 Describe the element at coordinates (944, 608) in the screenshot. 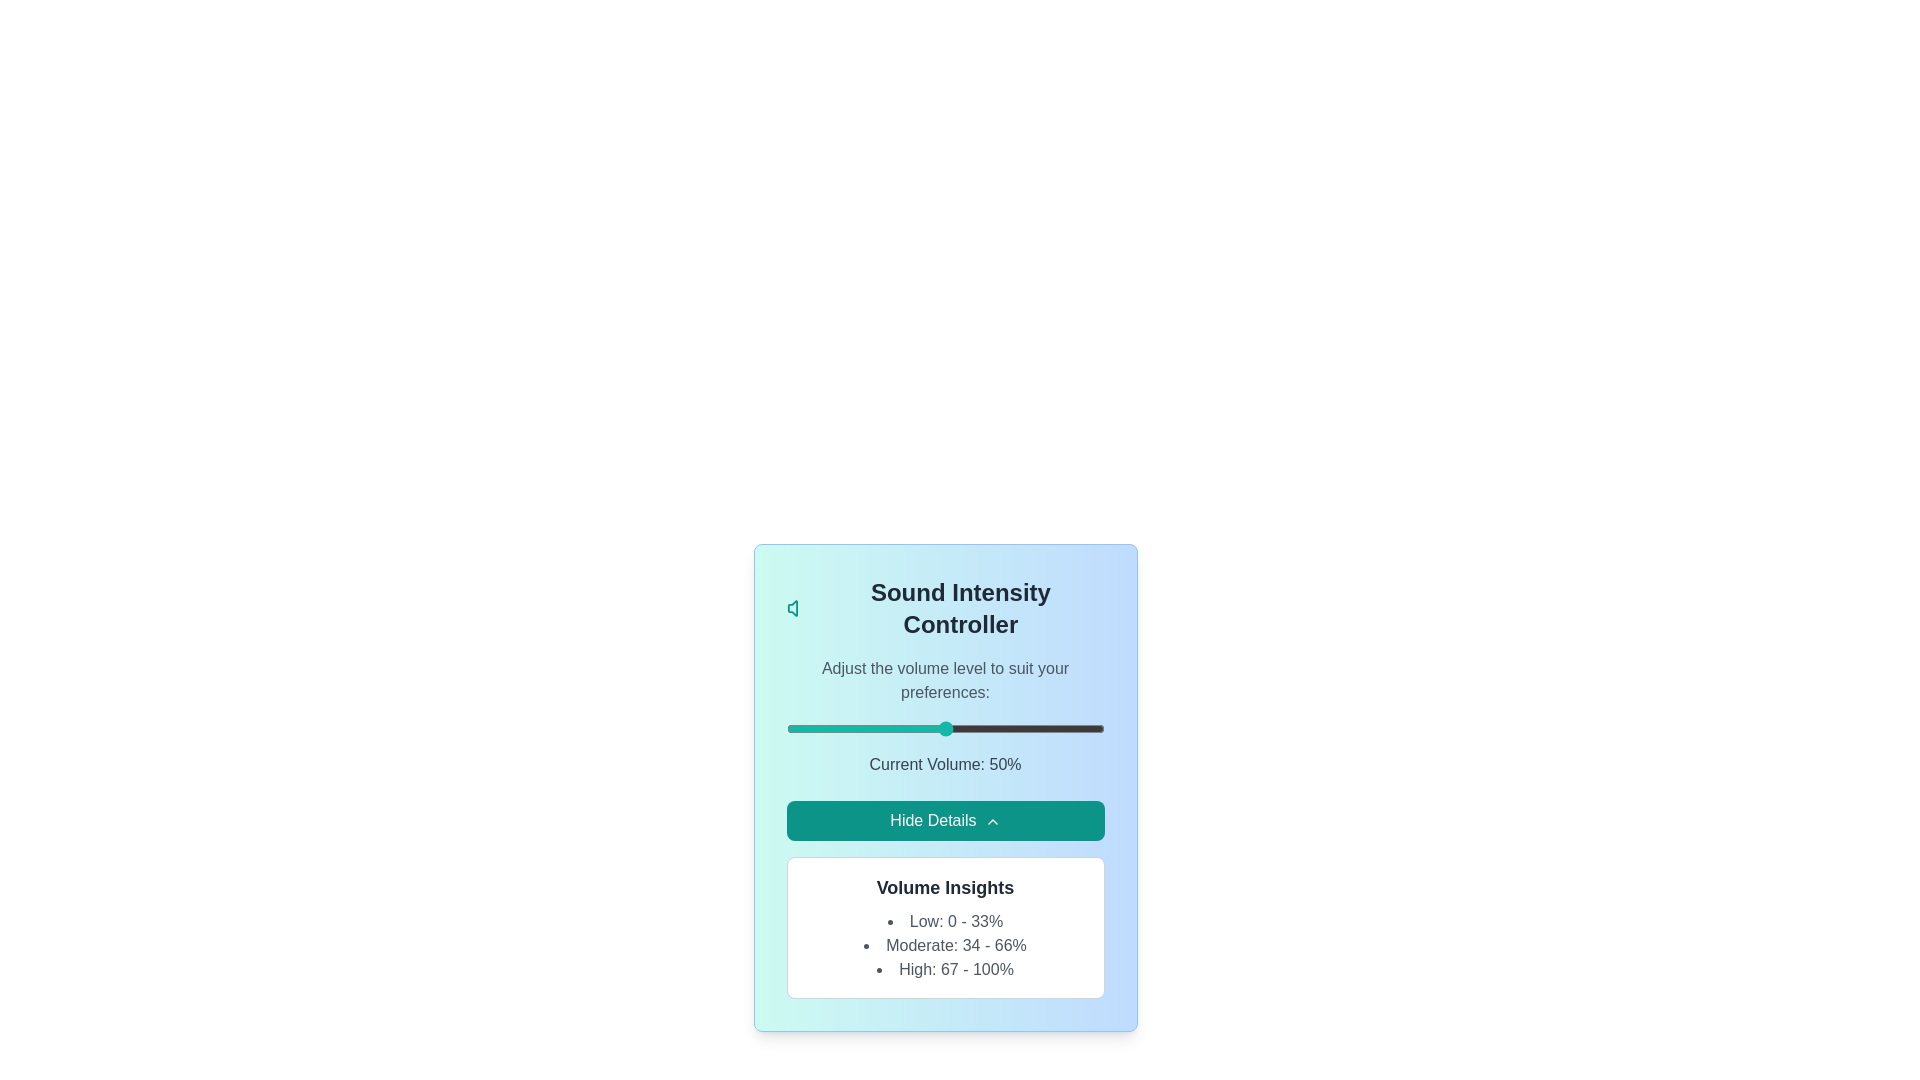

I see `the title text 'Sound Intensity Controller' for copying` at that location.